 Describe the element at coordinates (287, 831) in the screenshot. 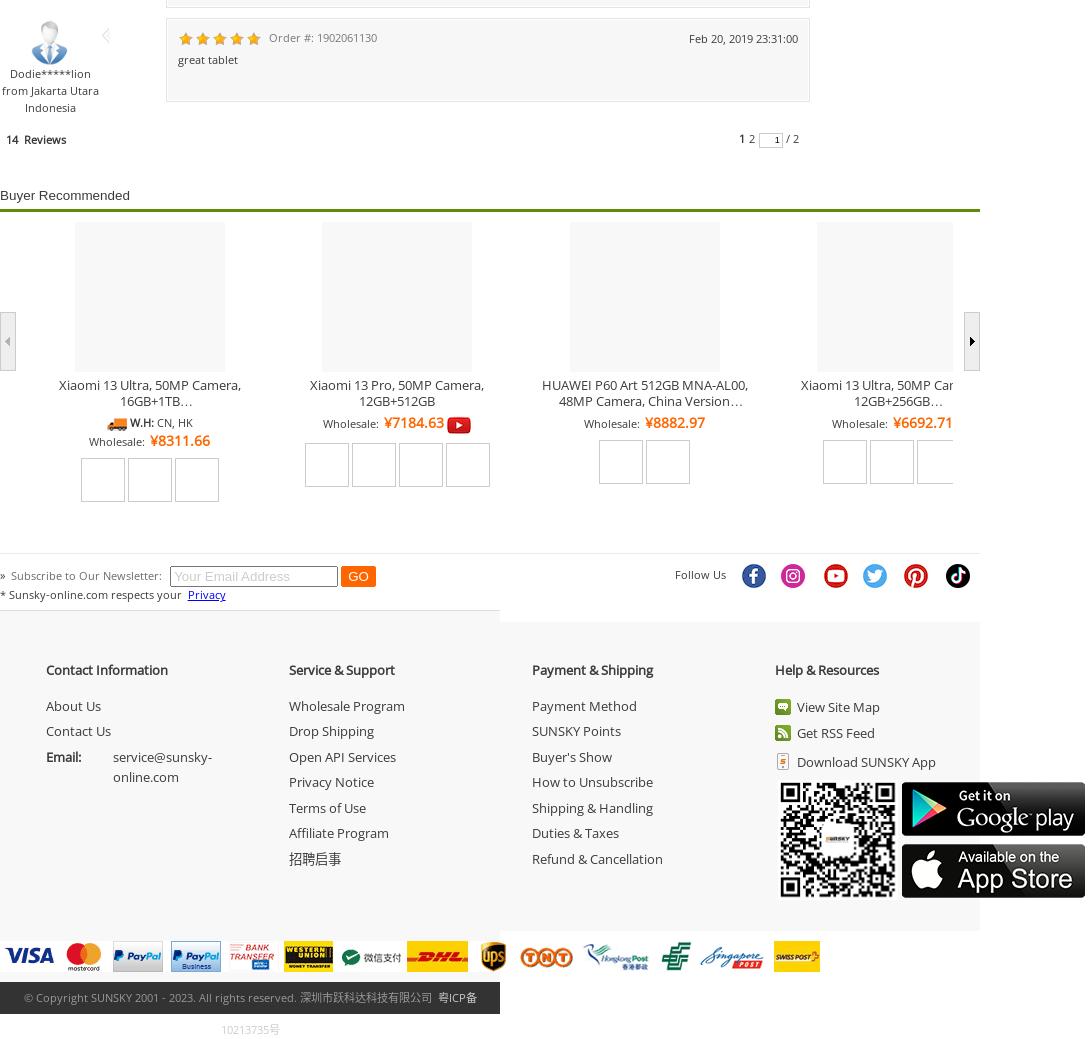

I see `'Affiliate Program'` at that location.